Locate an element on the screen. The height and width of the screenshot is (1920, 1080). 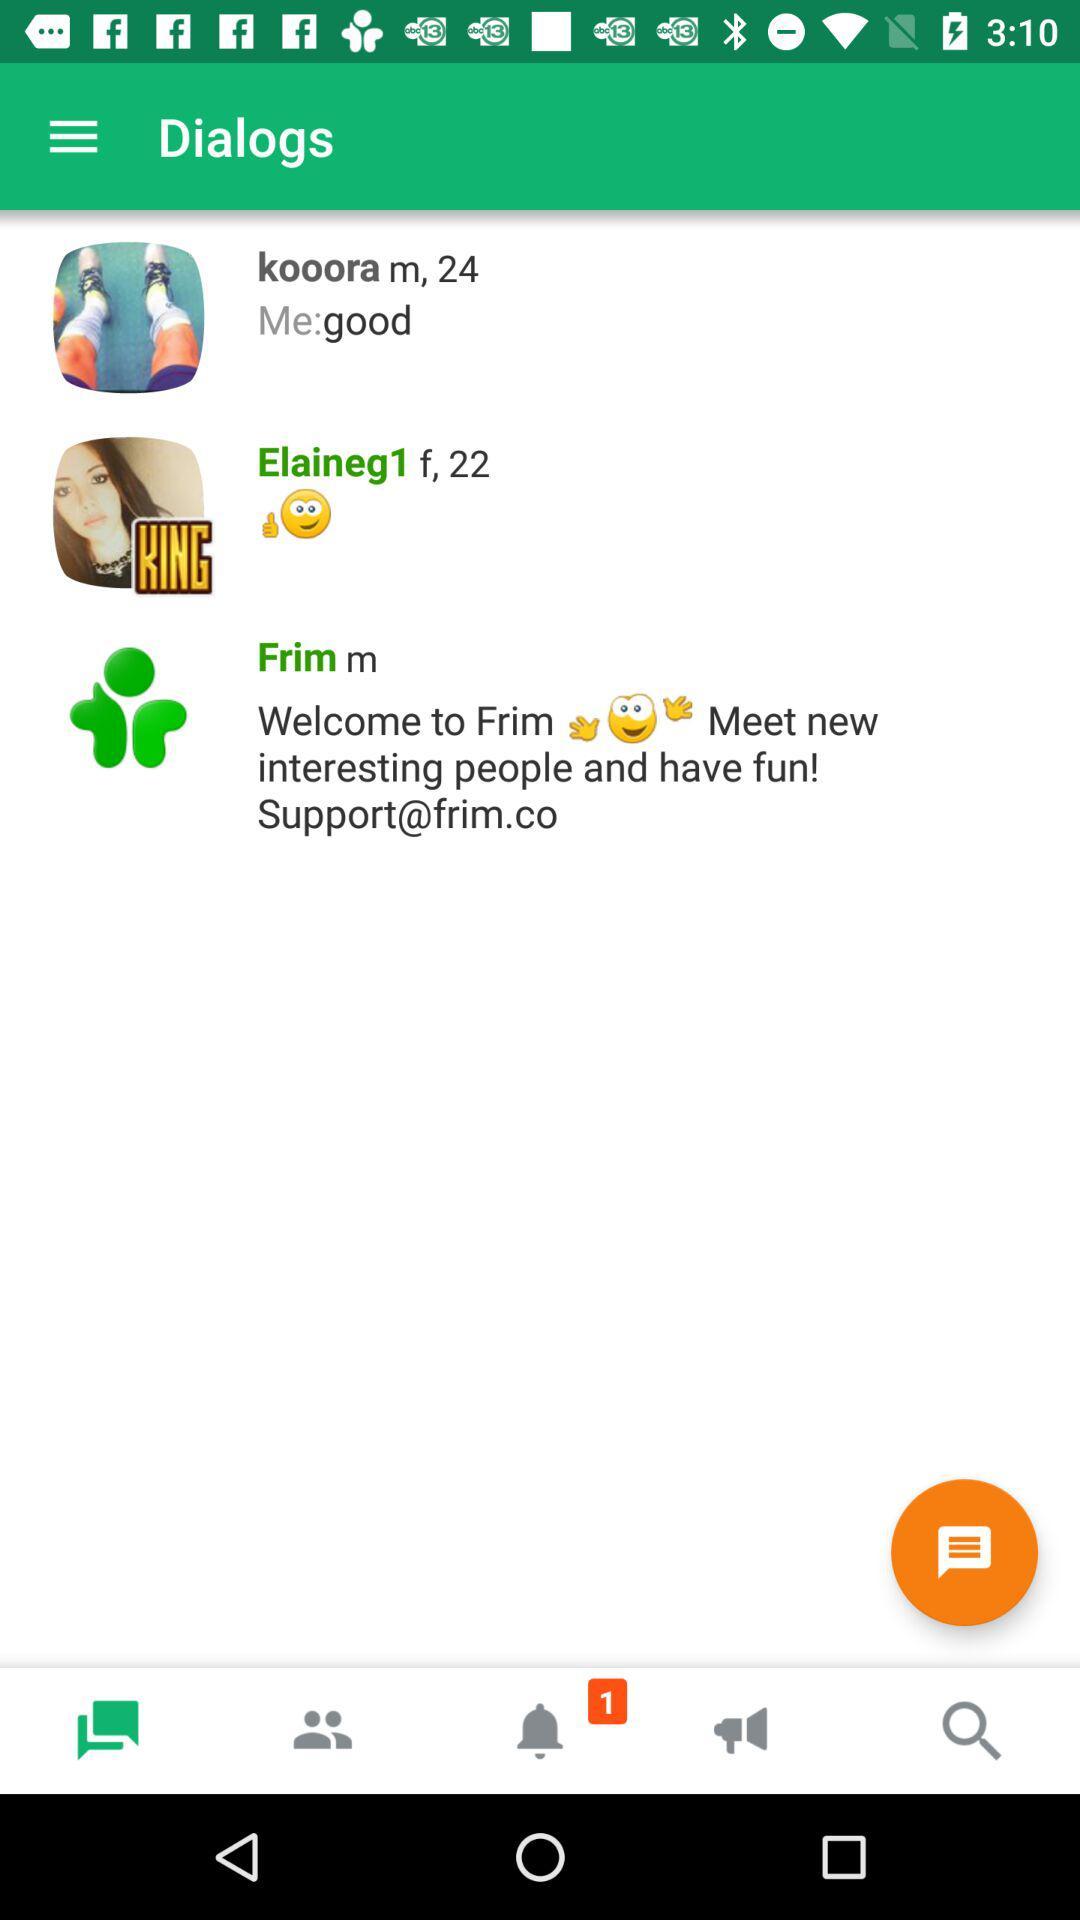
elaineg1 is located at coordinates (326, 455).